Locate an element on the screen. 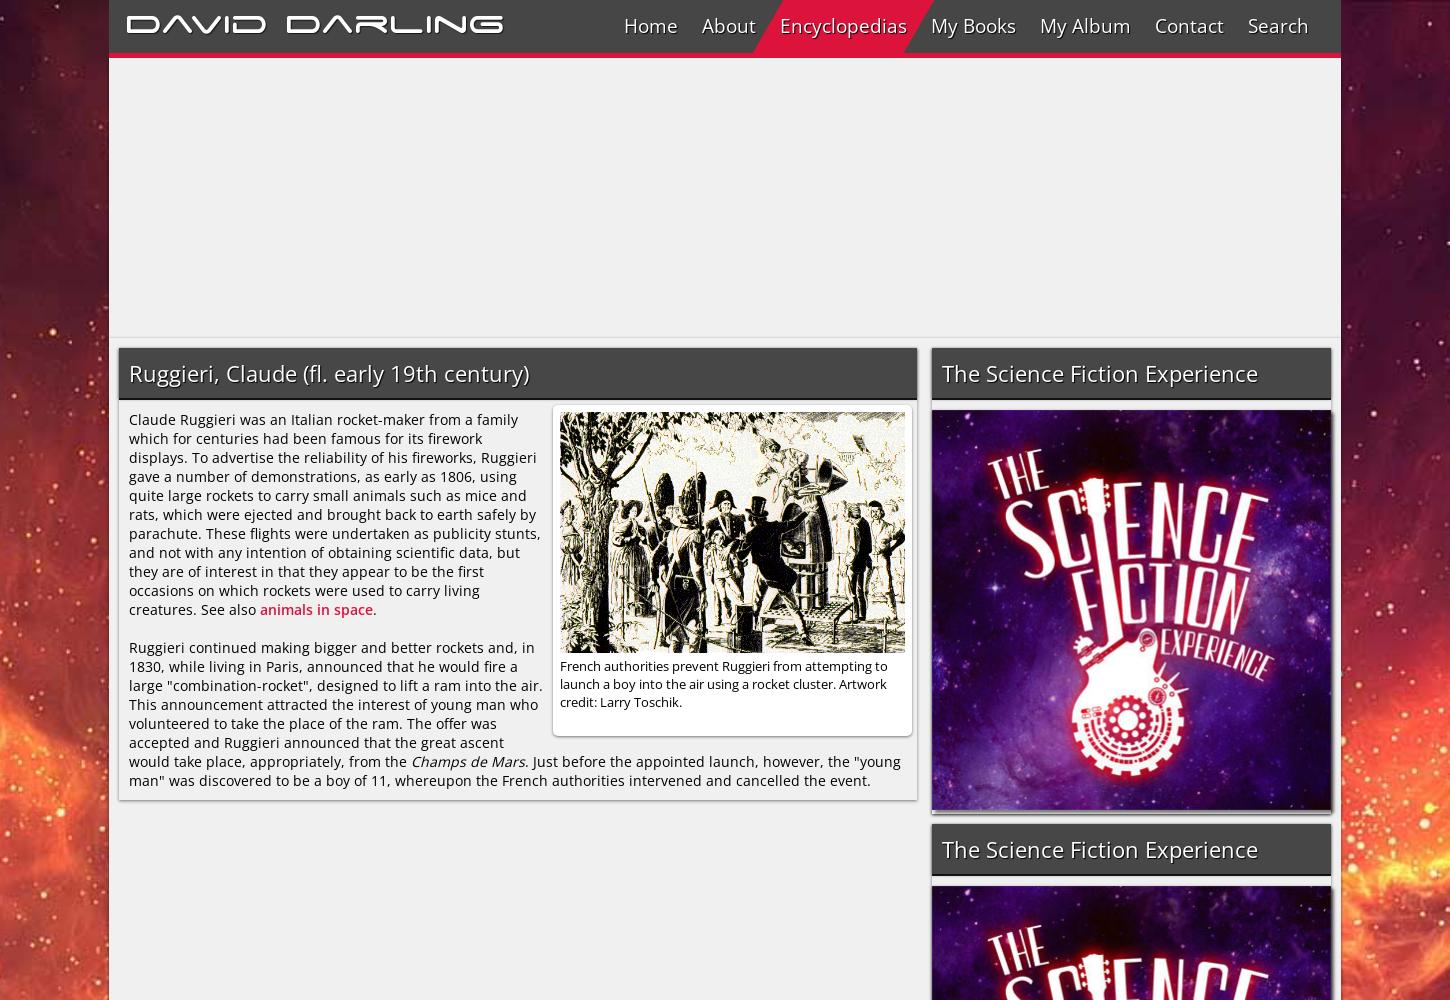 This screenshot has height=1000, width=1450. 'animals 
            in space' is located at coordinates (315, 608).